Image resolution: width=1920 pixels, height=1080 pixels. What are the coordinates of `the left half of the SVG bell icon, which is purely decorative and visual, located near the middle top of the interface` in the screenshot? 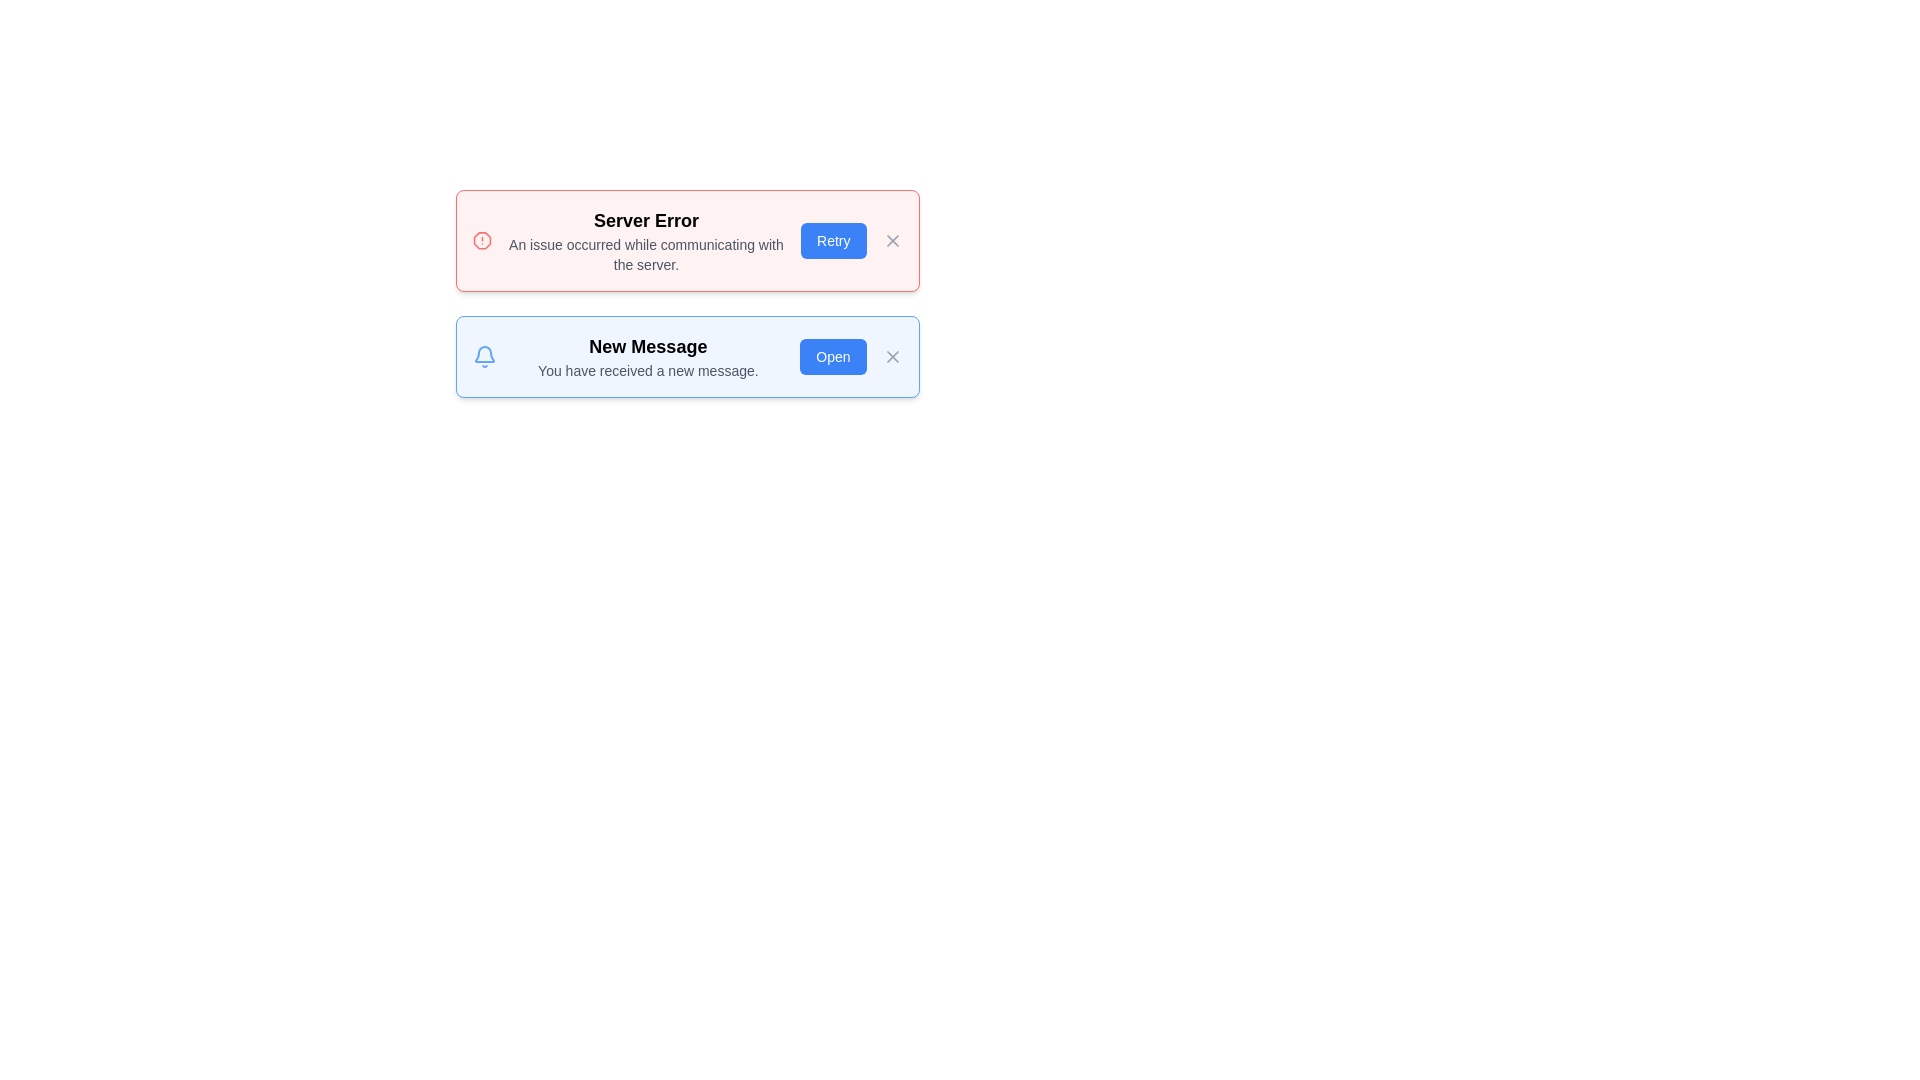 It's located at (484, 353).